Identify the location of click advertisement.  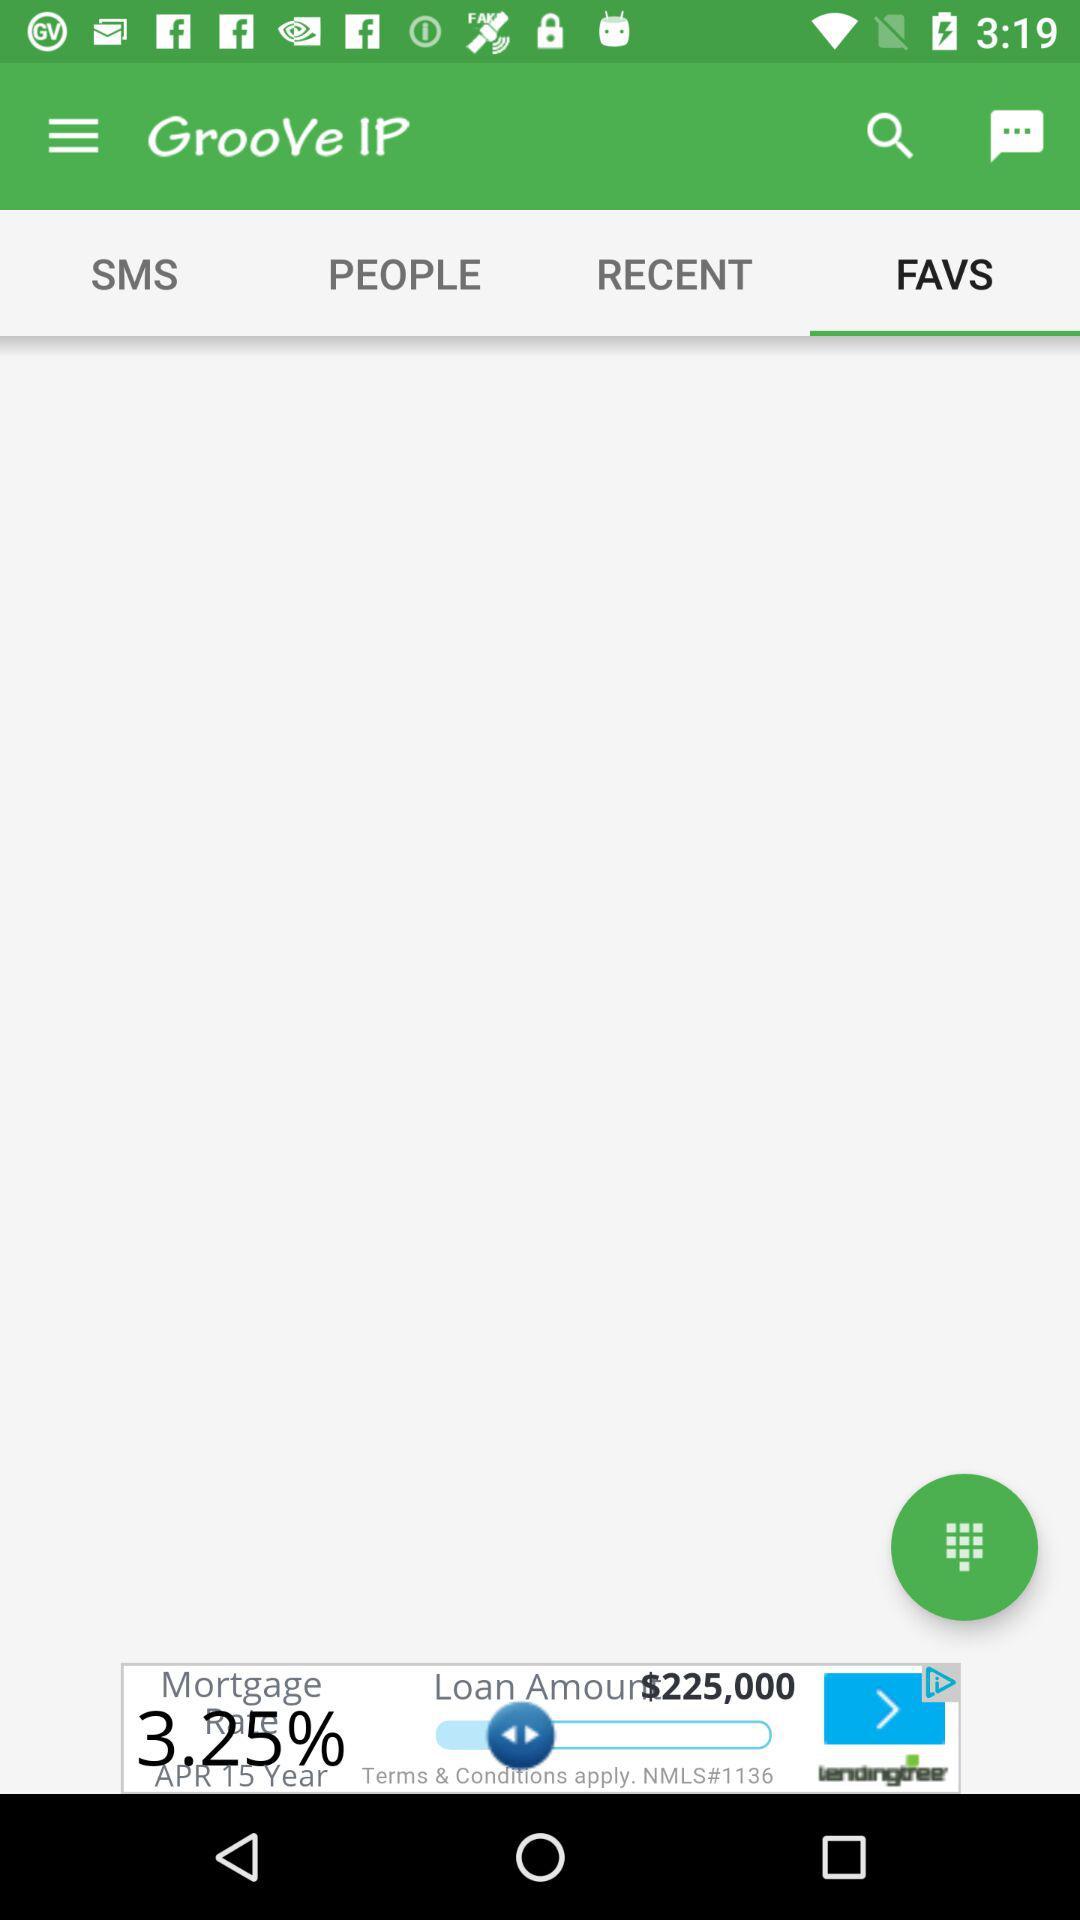
(540, 1727).